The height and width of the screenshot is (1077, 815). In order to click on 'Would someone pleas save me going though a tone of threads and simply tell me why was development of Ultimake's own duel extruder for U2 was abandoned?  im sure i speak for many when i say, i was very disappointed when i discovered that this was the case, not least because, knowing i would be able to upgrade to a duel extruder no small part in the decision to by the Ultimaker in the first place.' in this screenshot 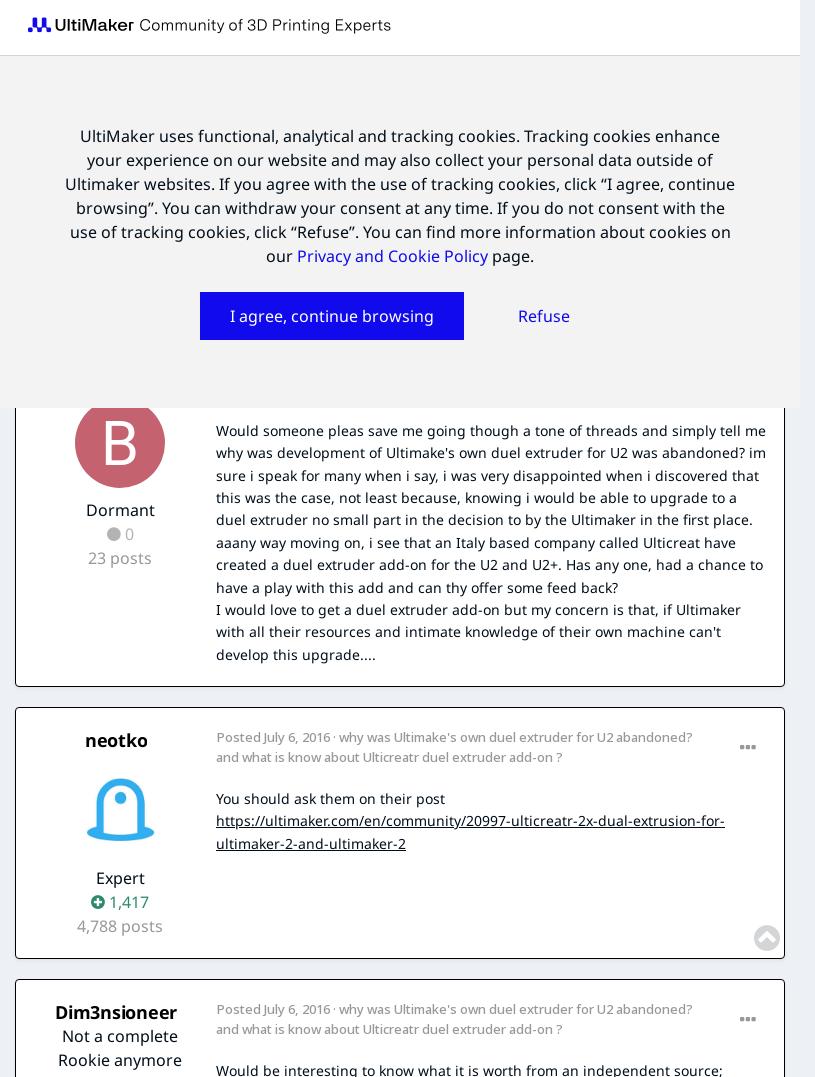, I will do `click(491, 474)`.